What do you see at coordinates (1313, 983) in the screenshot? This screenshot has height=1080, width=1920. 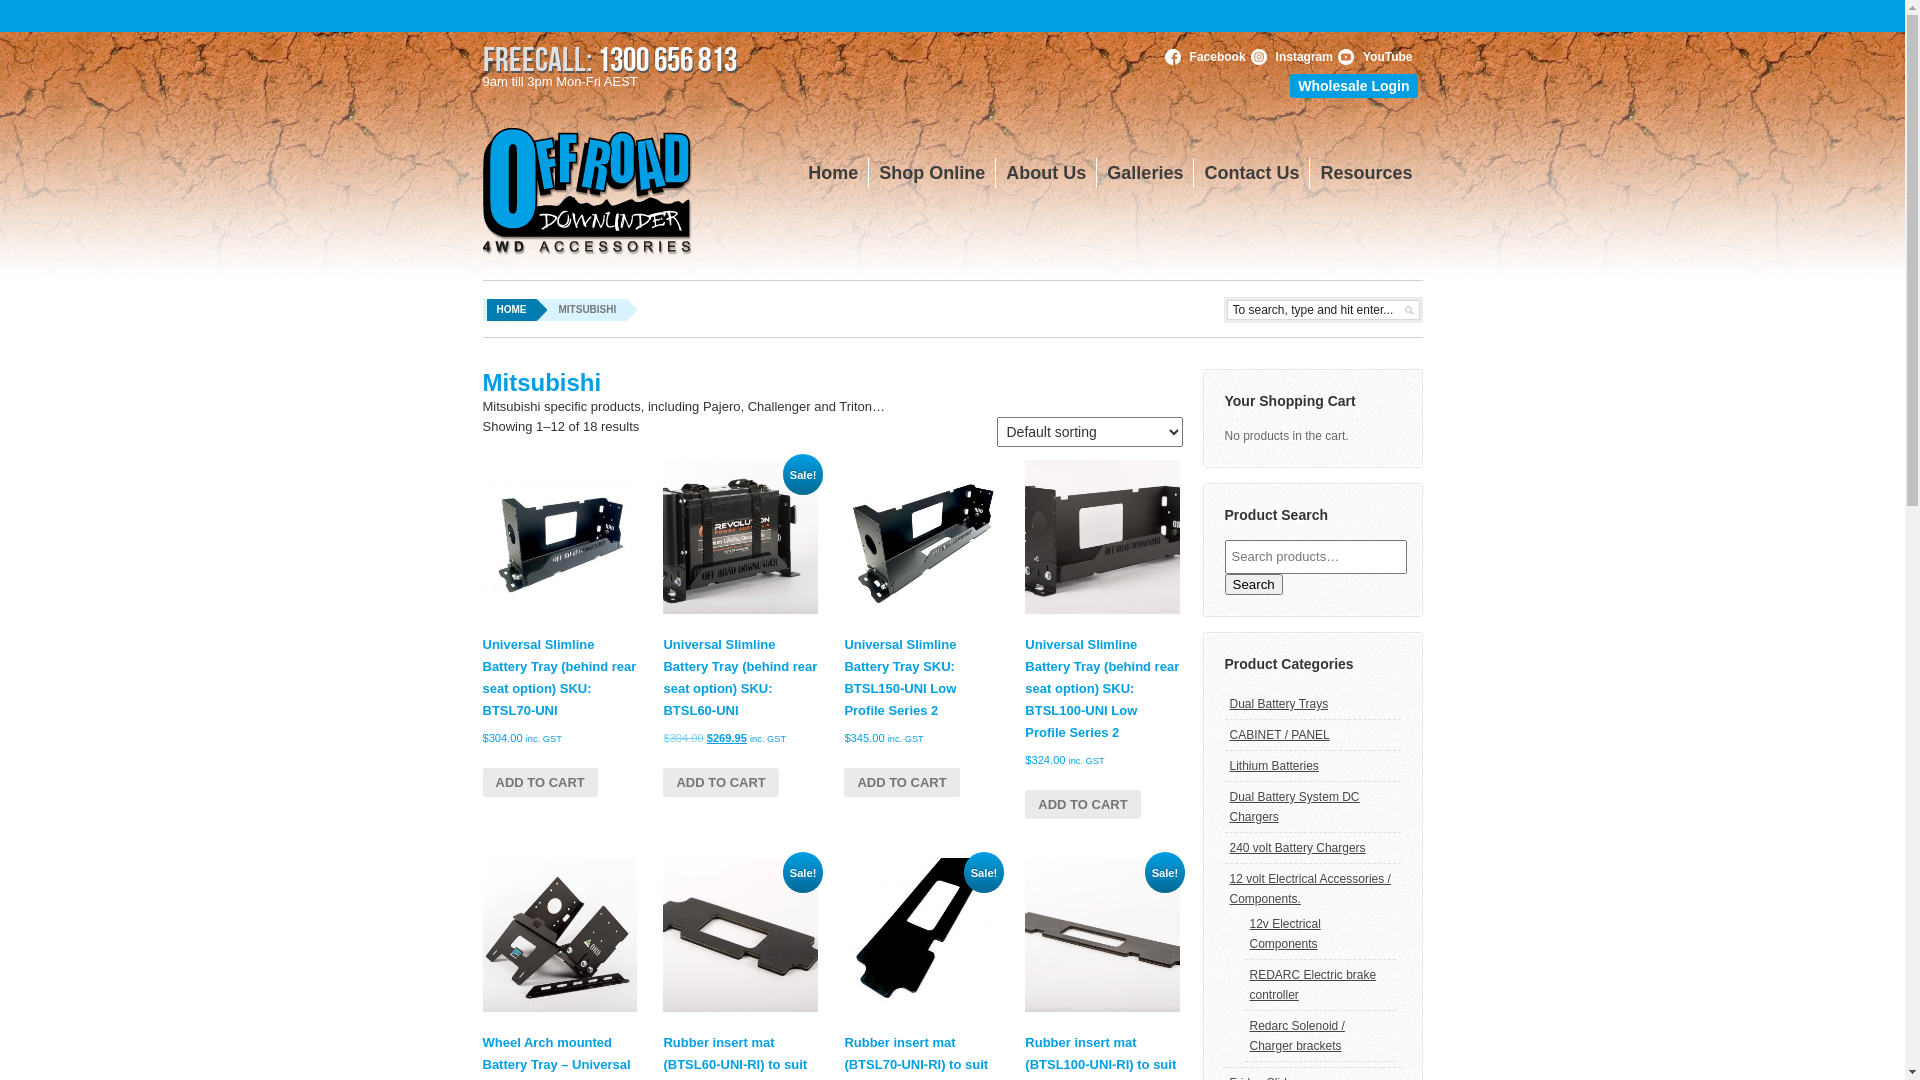 I see `'REDARC Electric brake controller'` at bounding box center [1313, 983].